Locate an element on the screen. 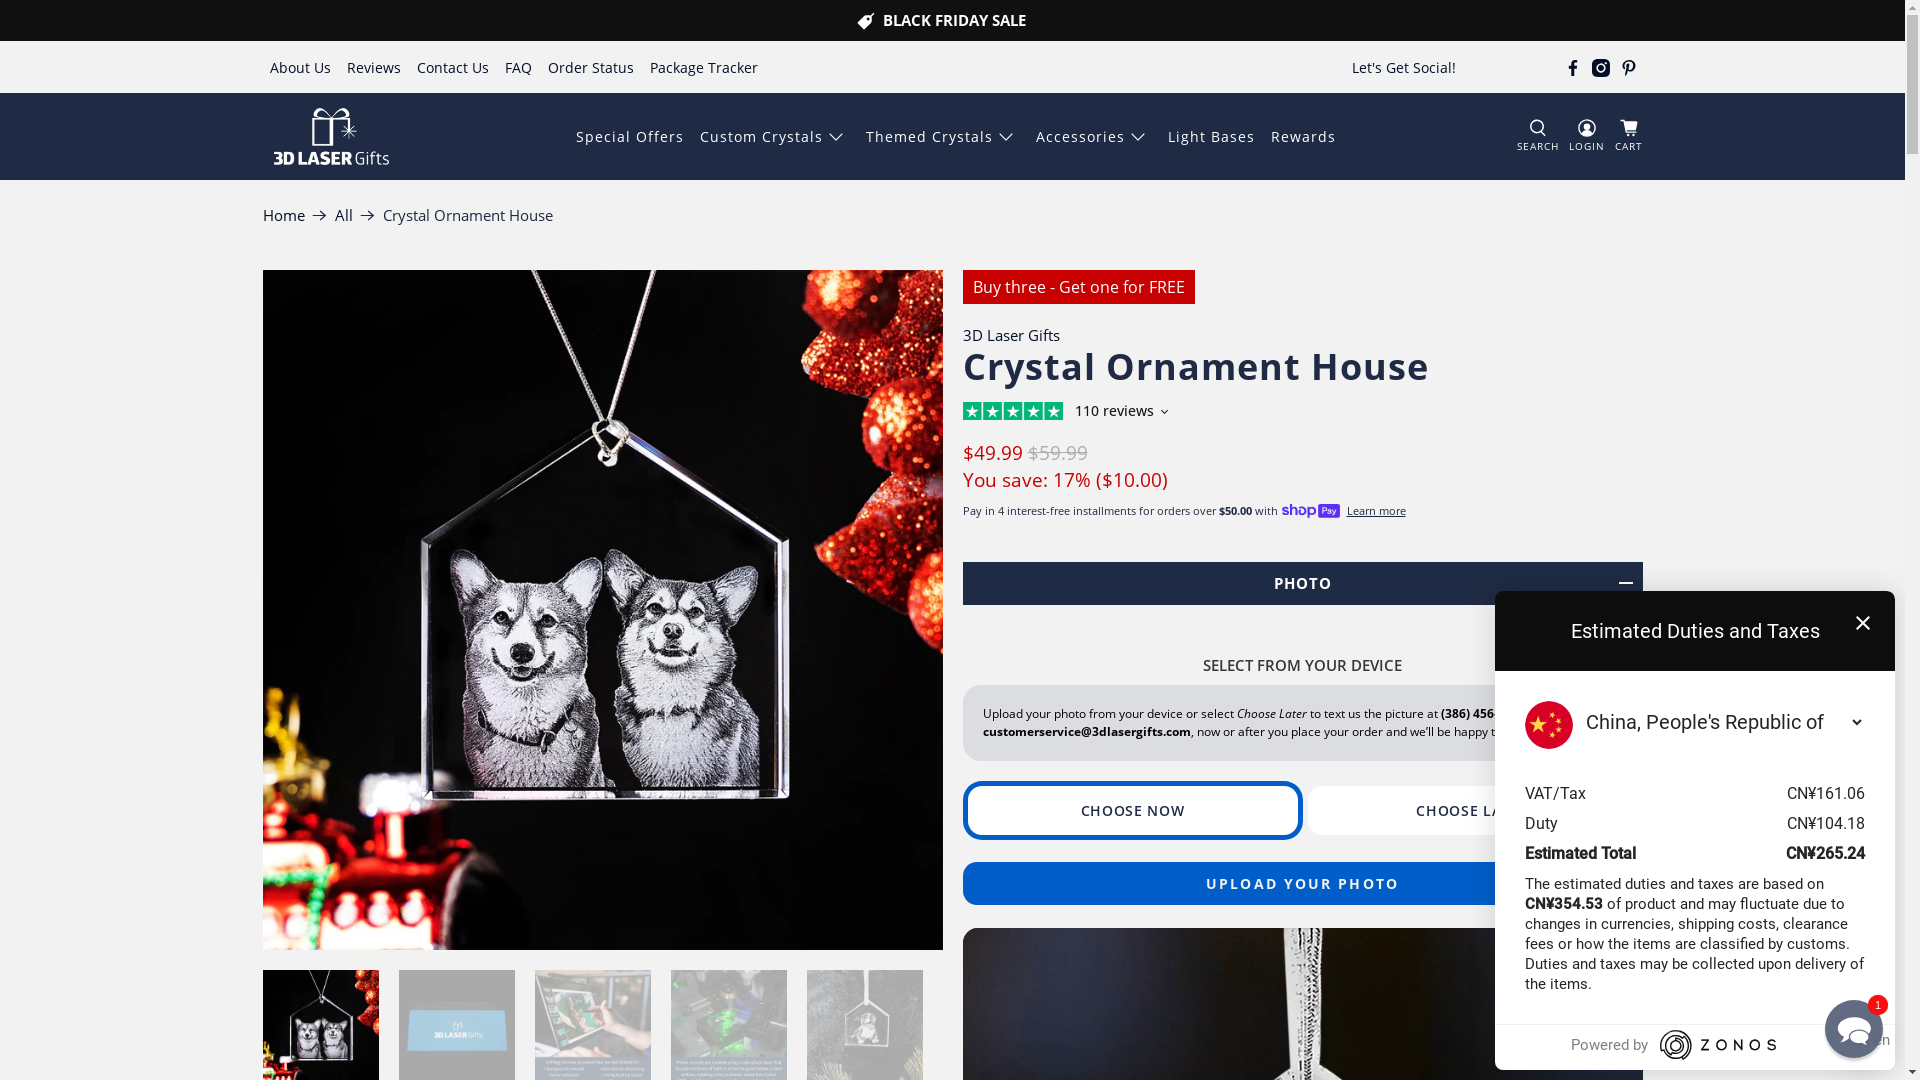 Image resolution: width=1920 pixels, height=1080 pixels. 'Reviews' is located at coordinates (374, 66).